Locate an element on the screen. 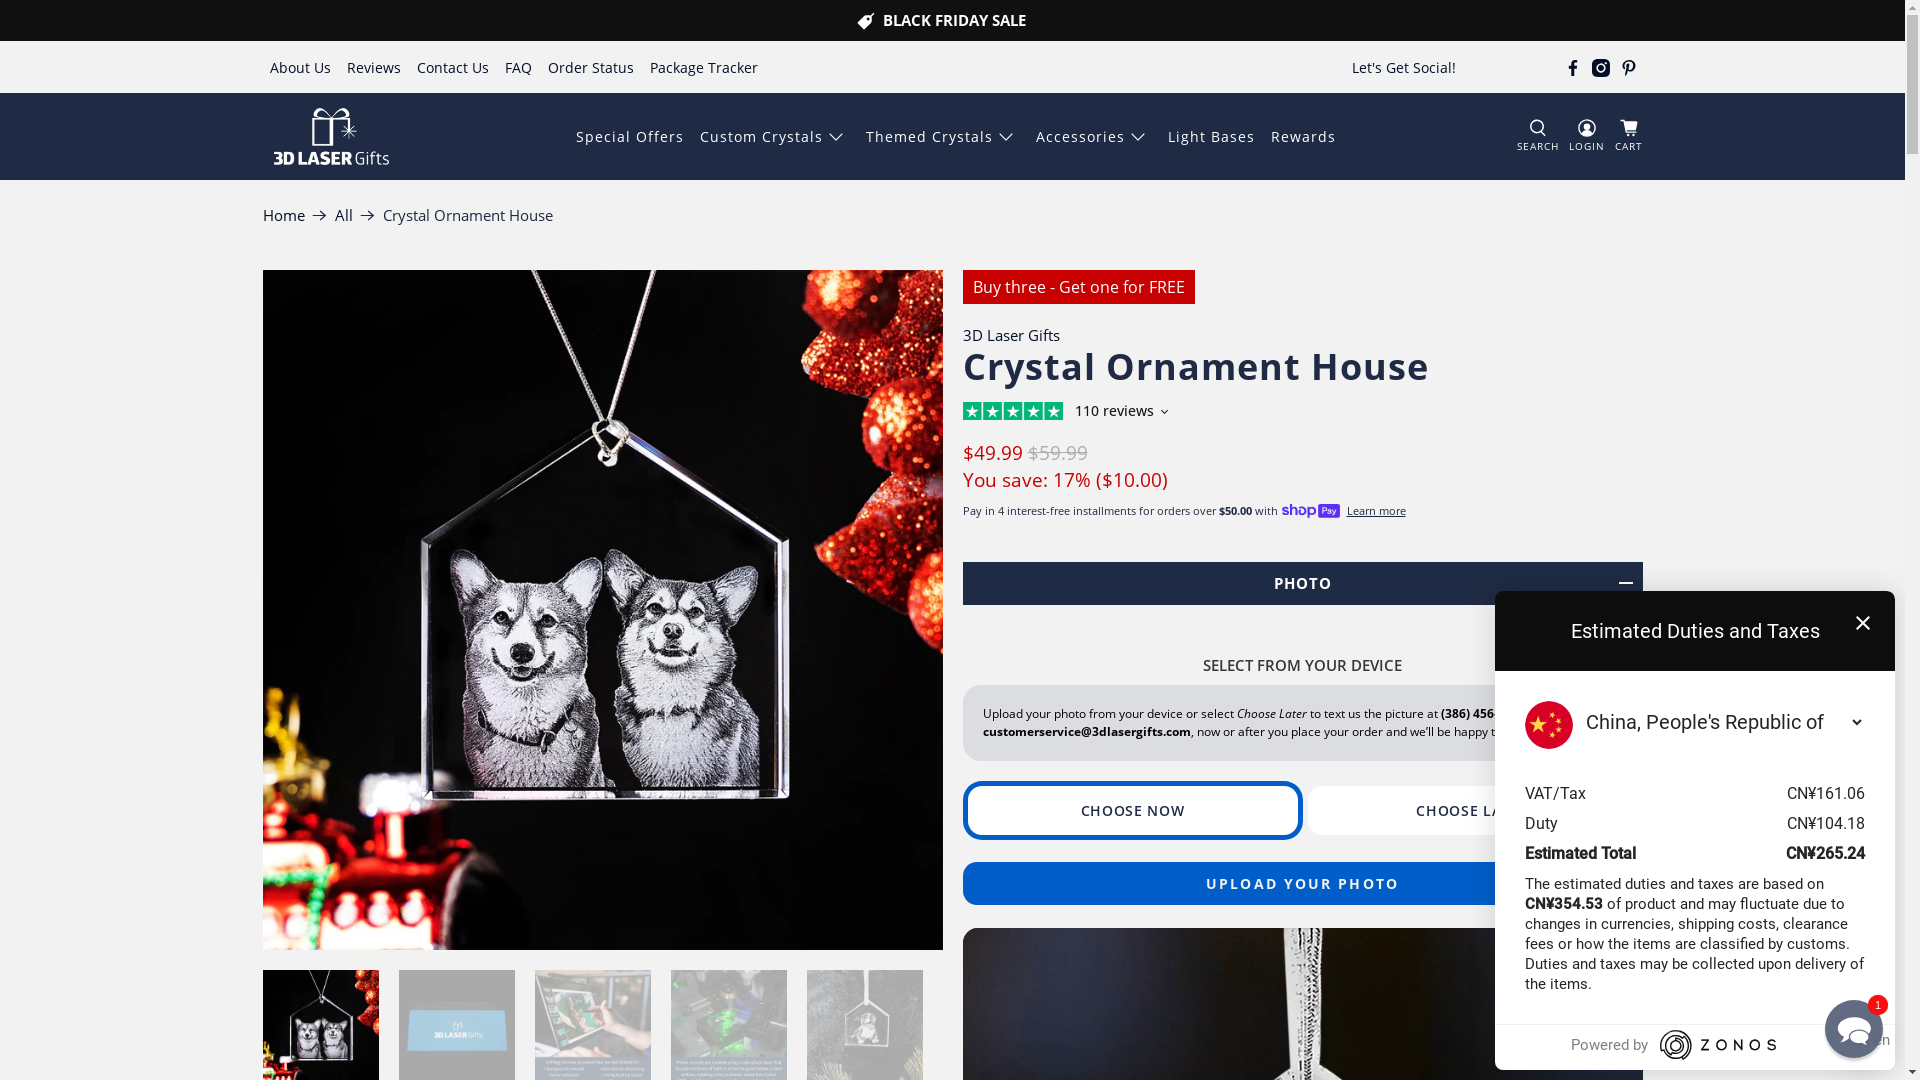 Image resolution: width=1920 pixels, height=1080 pixels. 'Reviews' is located at coordinates (374, 66).